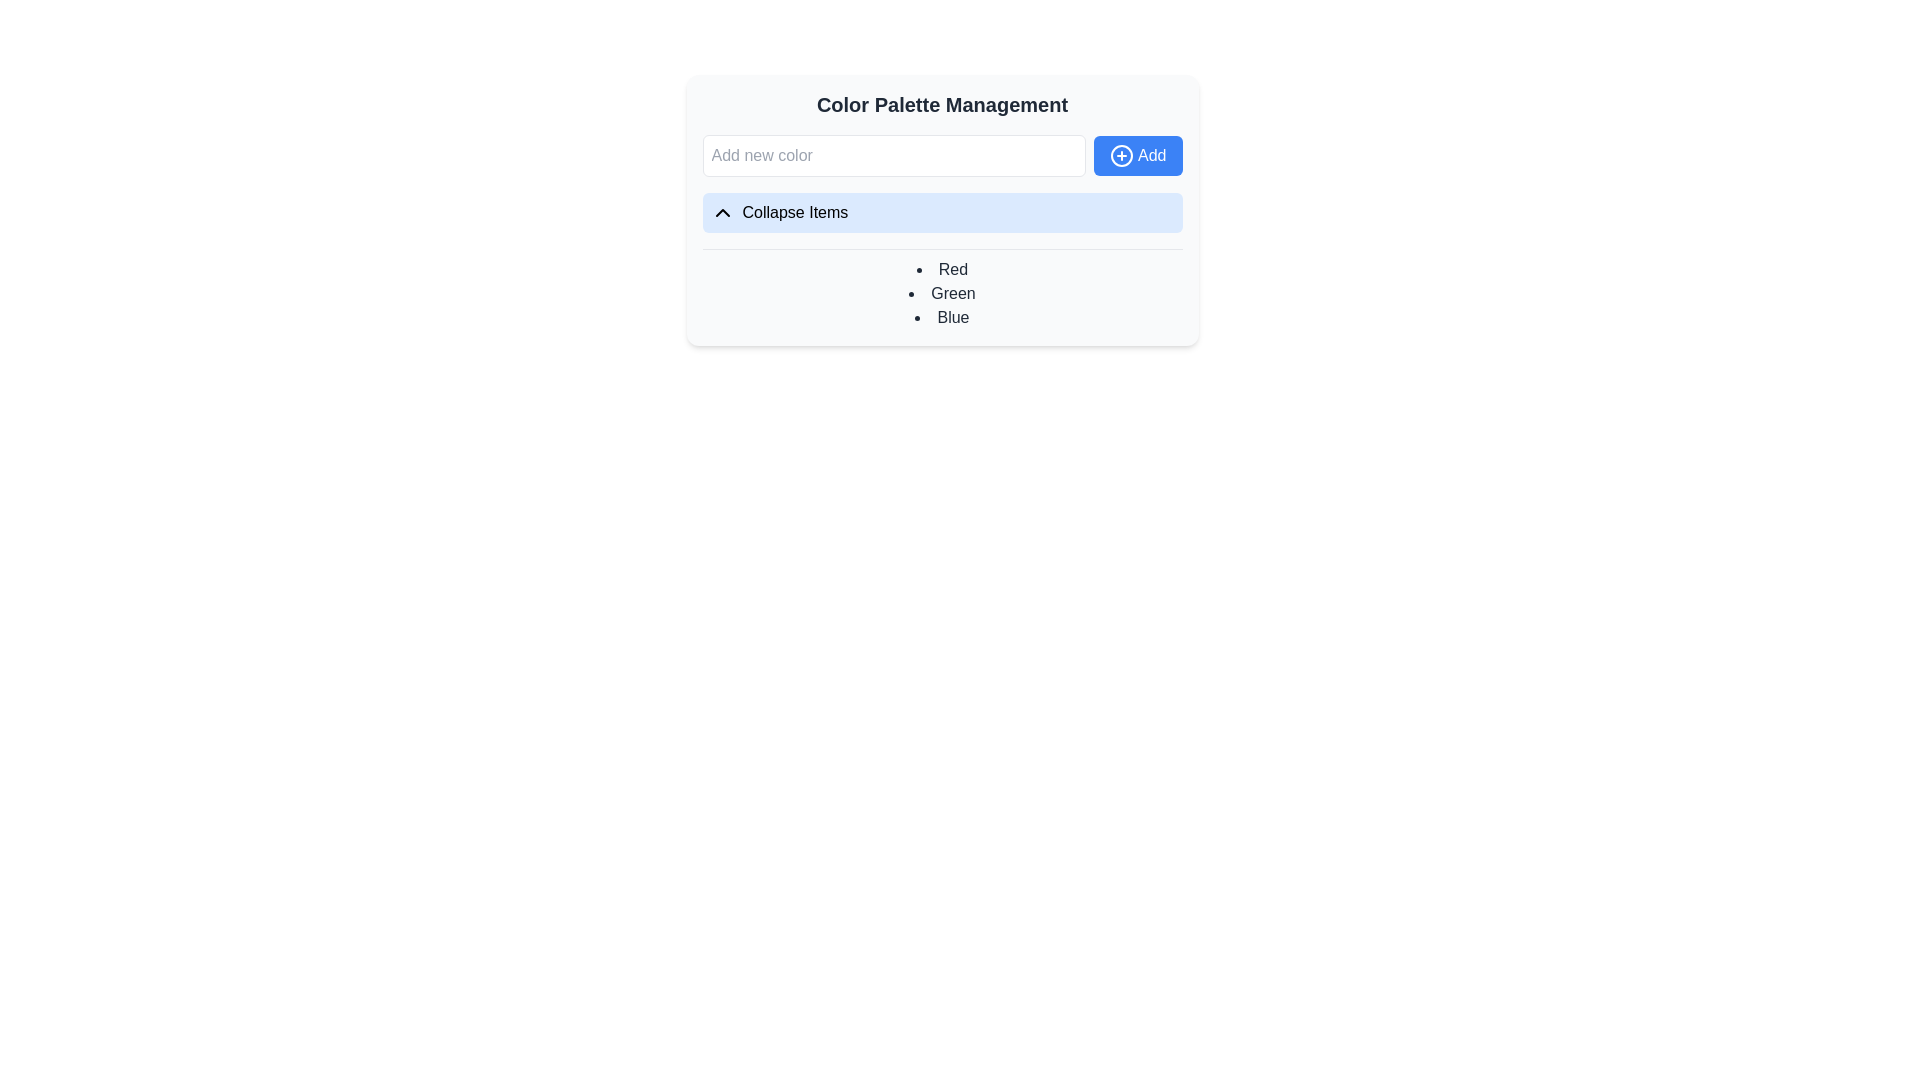 This screenshot has width=1920, height=1080. I want to click on the leftmost icon of the 'Collapse Items' button, which indicates the state of a collapsible section, located directly below the 'Color Palette Management' title, so click(721, 212).